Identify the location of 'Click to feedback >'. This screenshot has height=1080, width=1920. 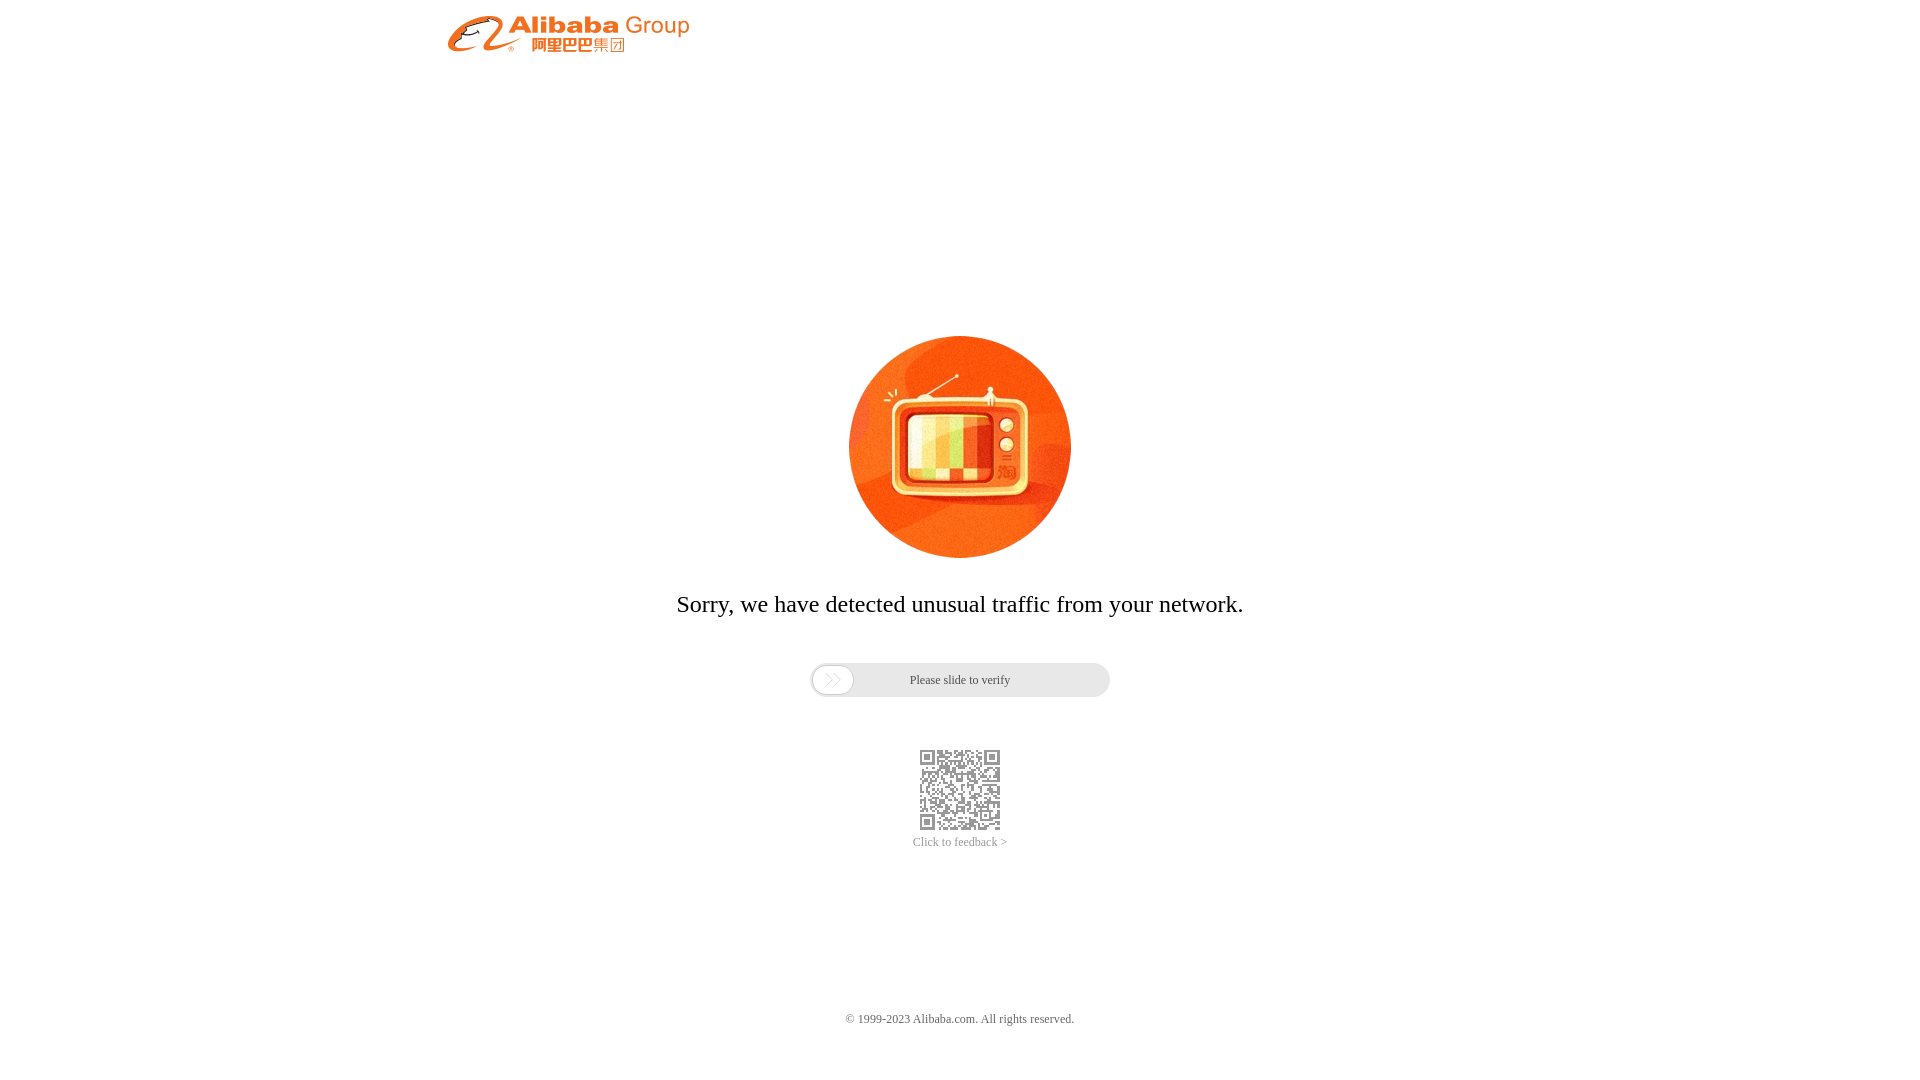
(960, 842).